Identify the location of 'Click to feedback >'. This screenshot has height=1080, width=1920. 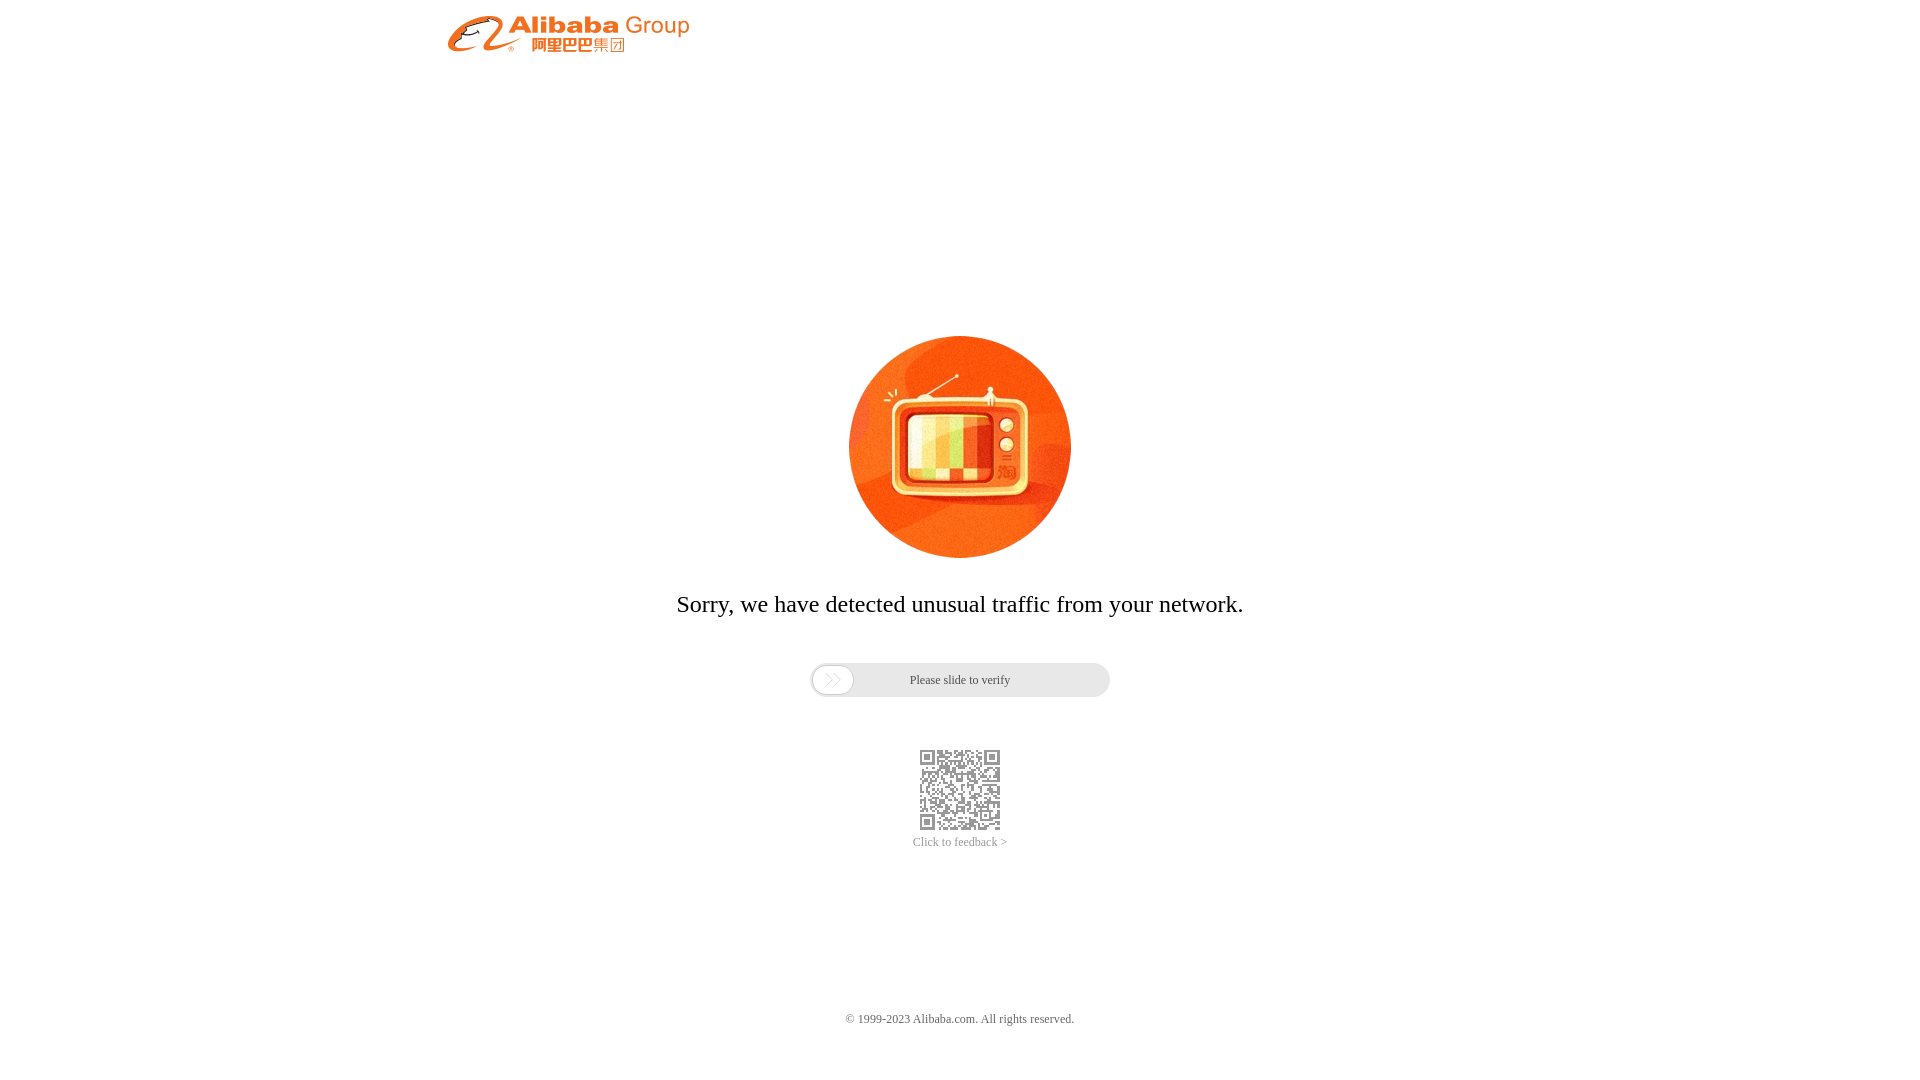
(960, 842).